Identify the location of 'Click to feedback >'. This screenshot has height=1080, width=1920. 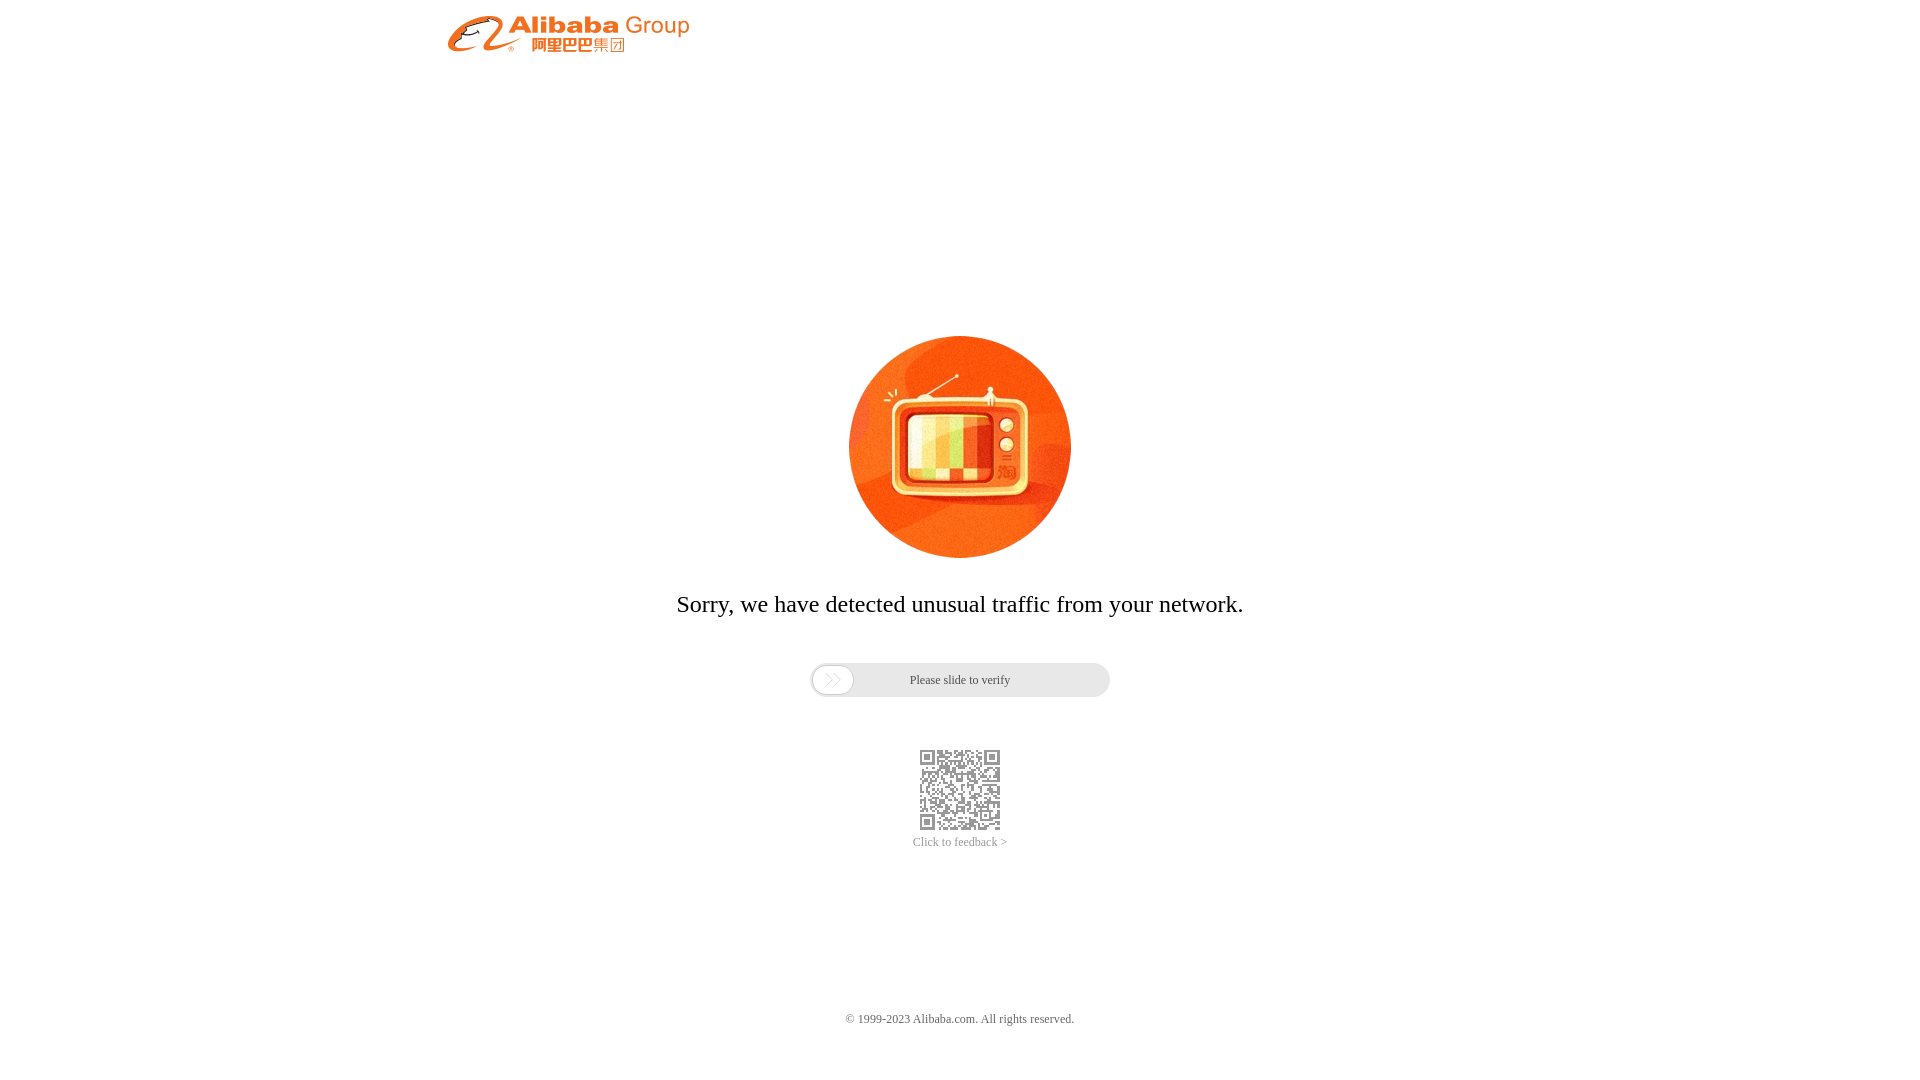
(960, 842).